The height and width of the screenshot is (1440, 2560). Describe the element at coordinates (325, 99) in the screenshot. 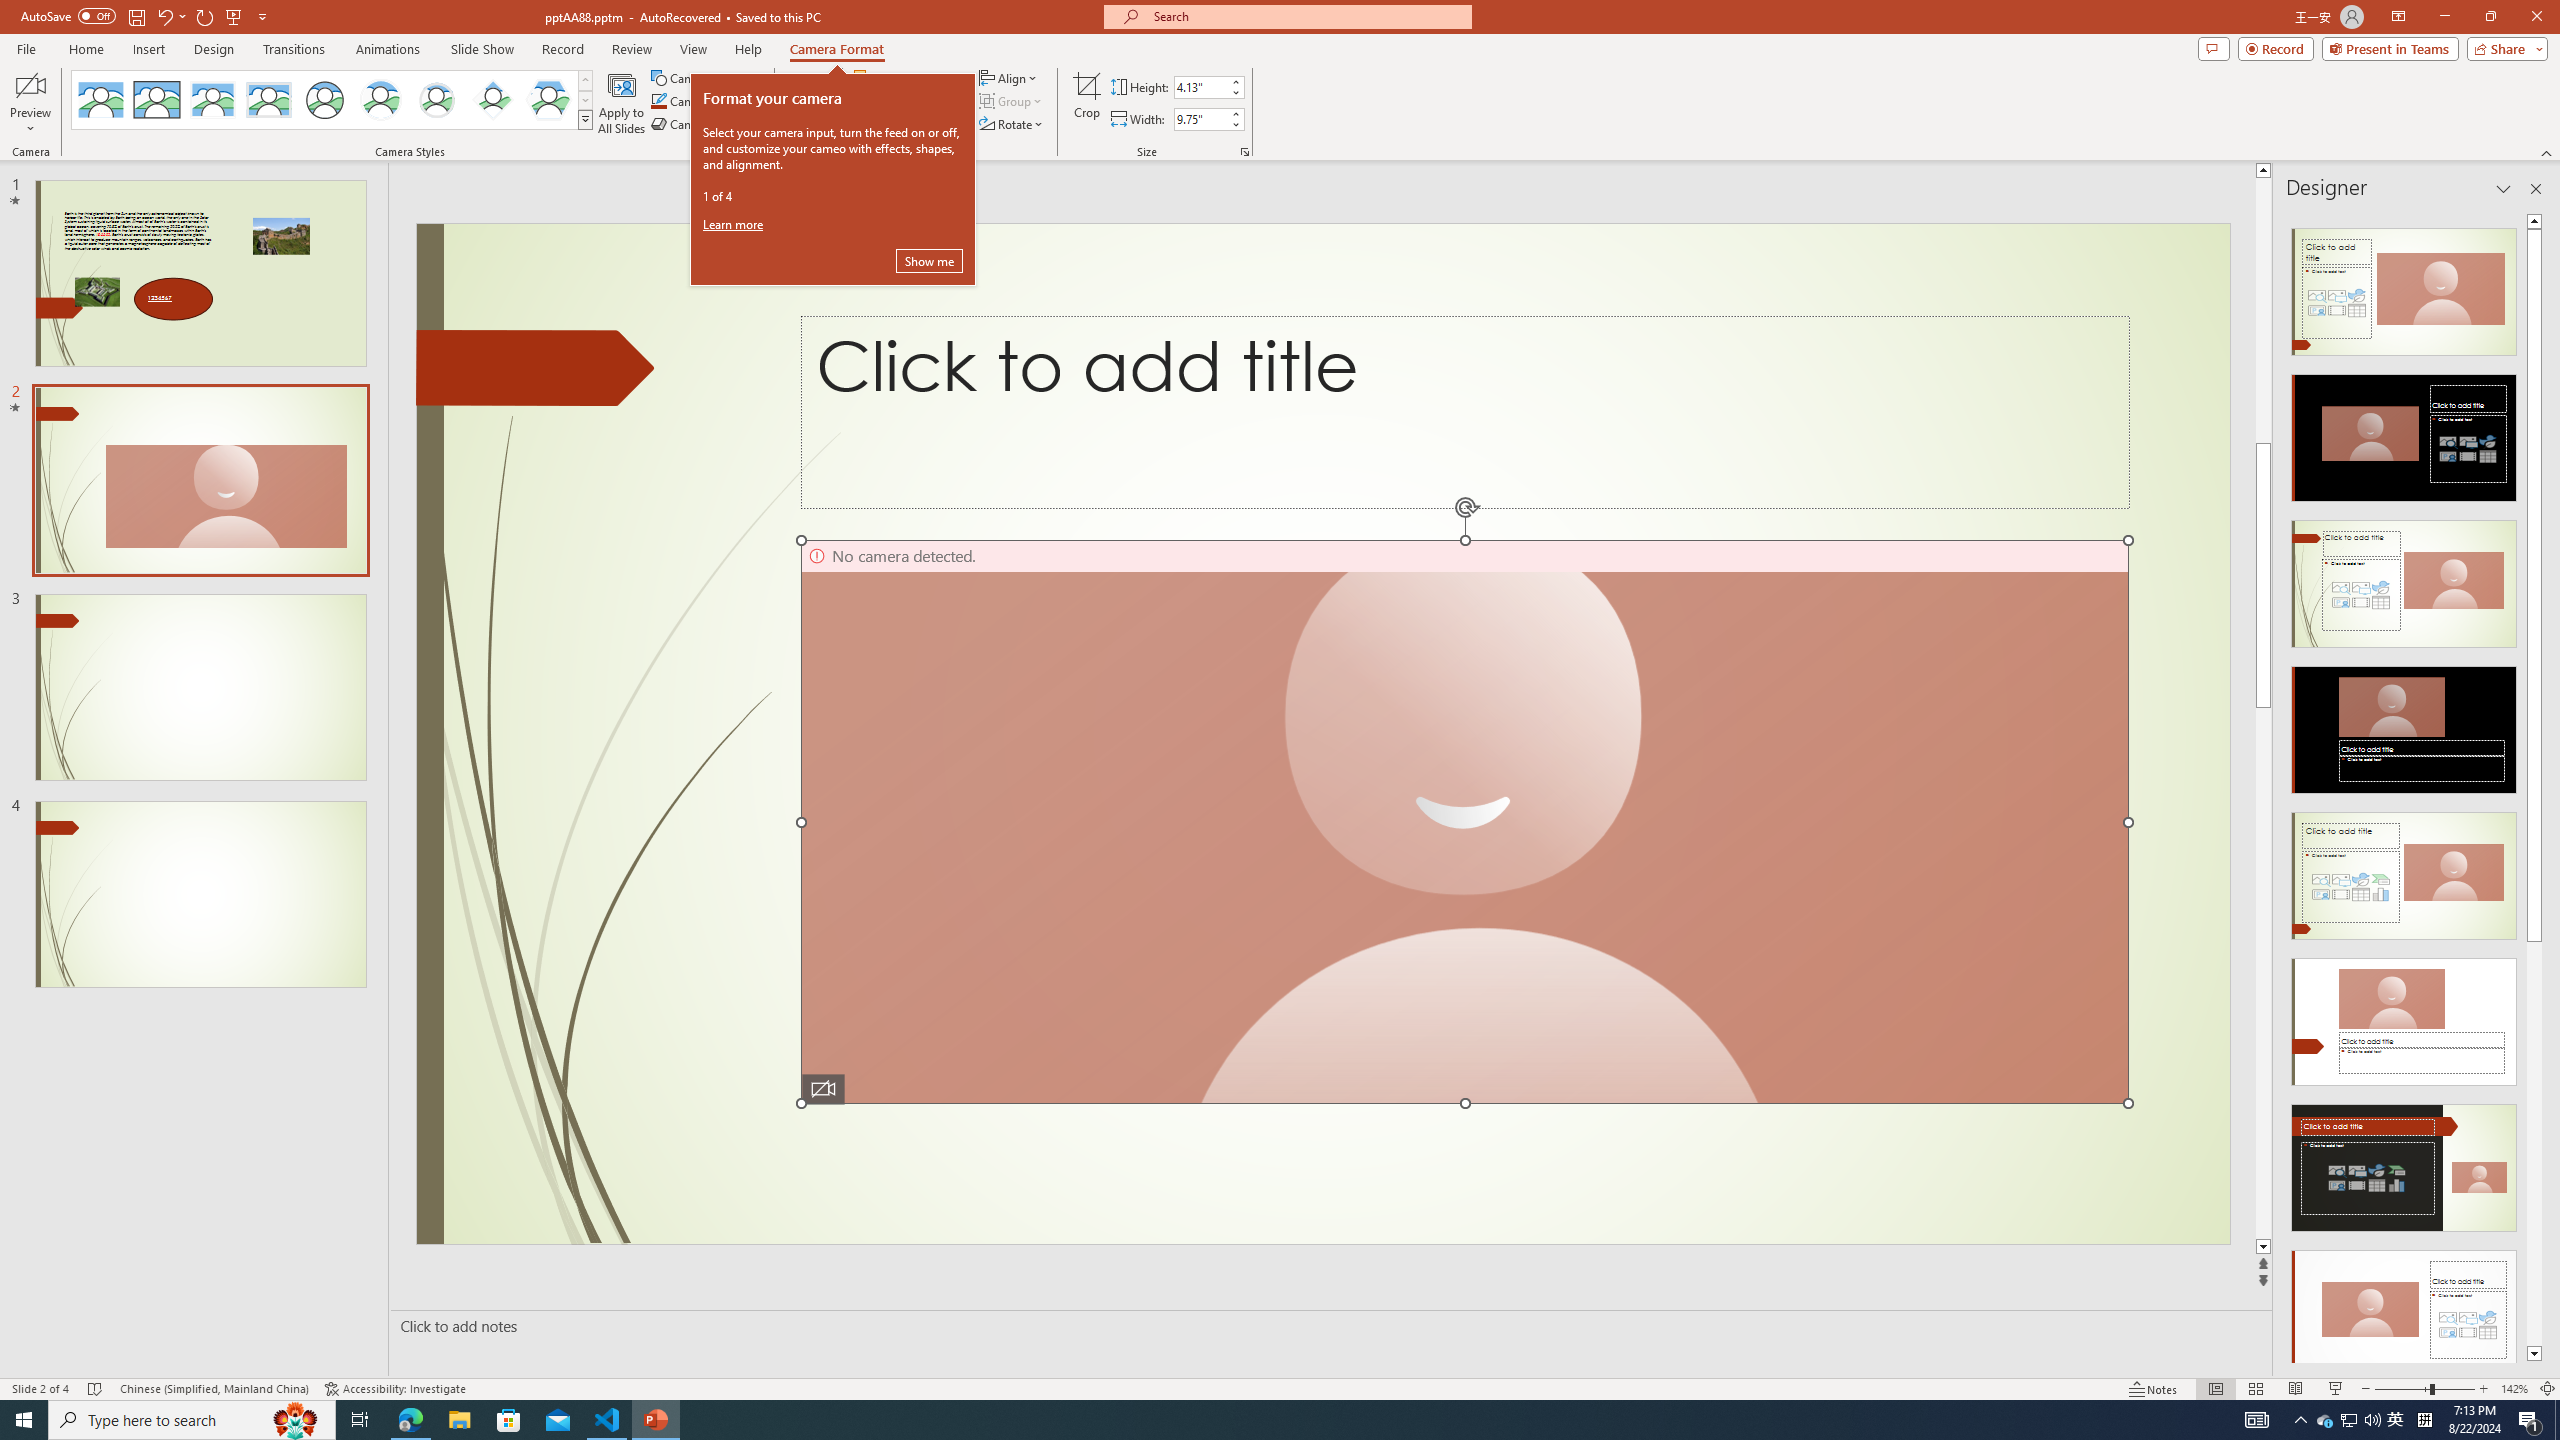

I see `'Simple Frame Circle'` at that location.